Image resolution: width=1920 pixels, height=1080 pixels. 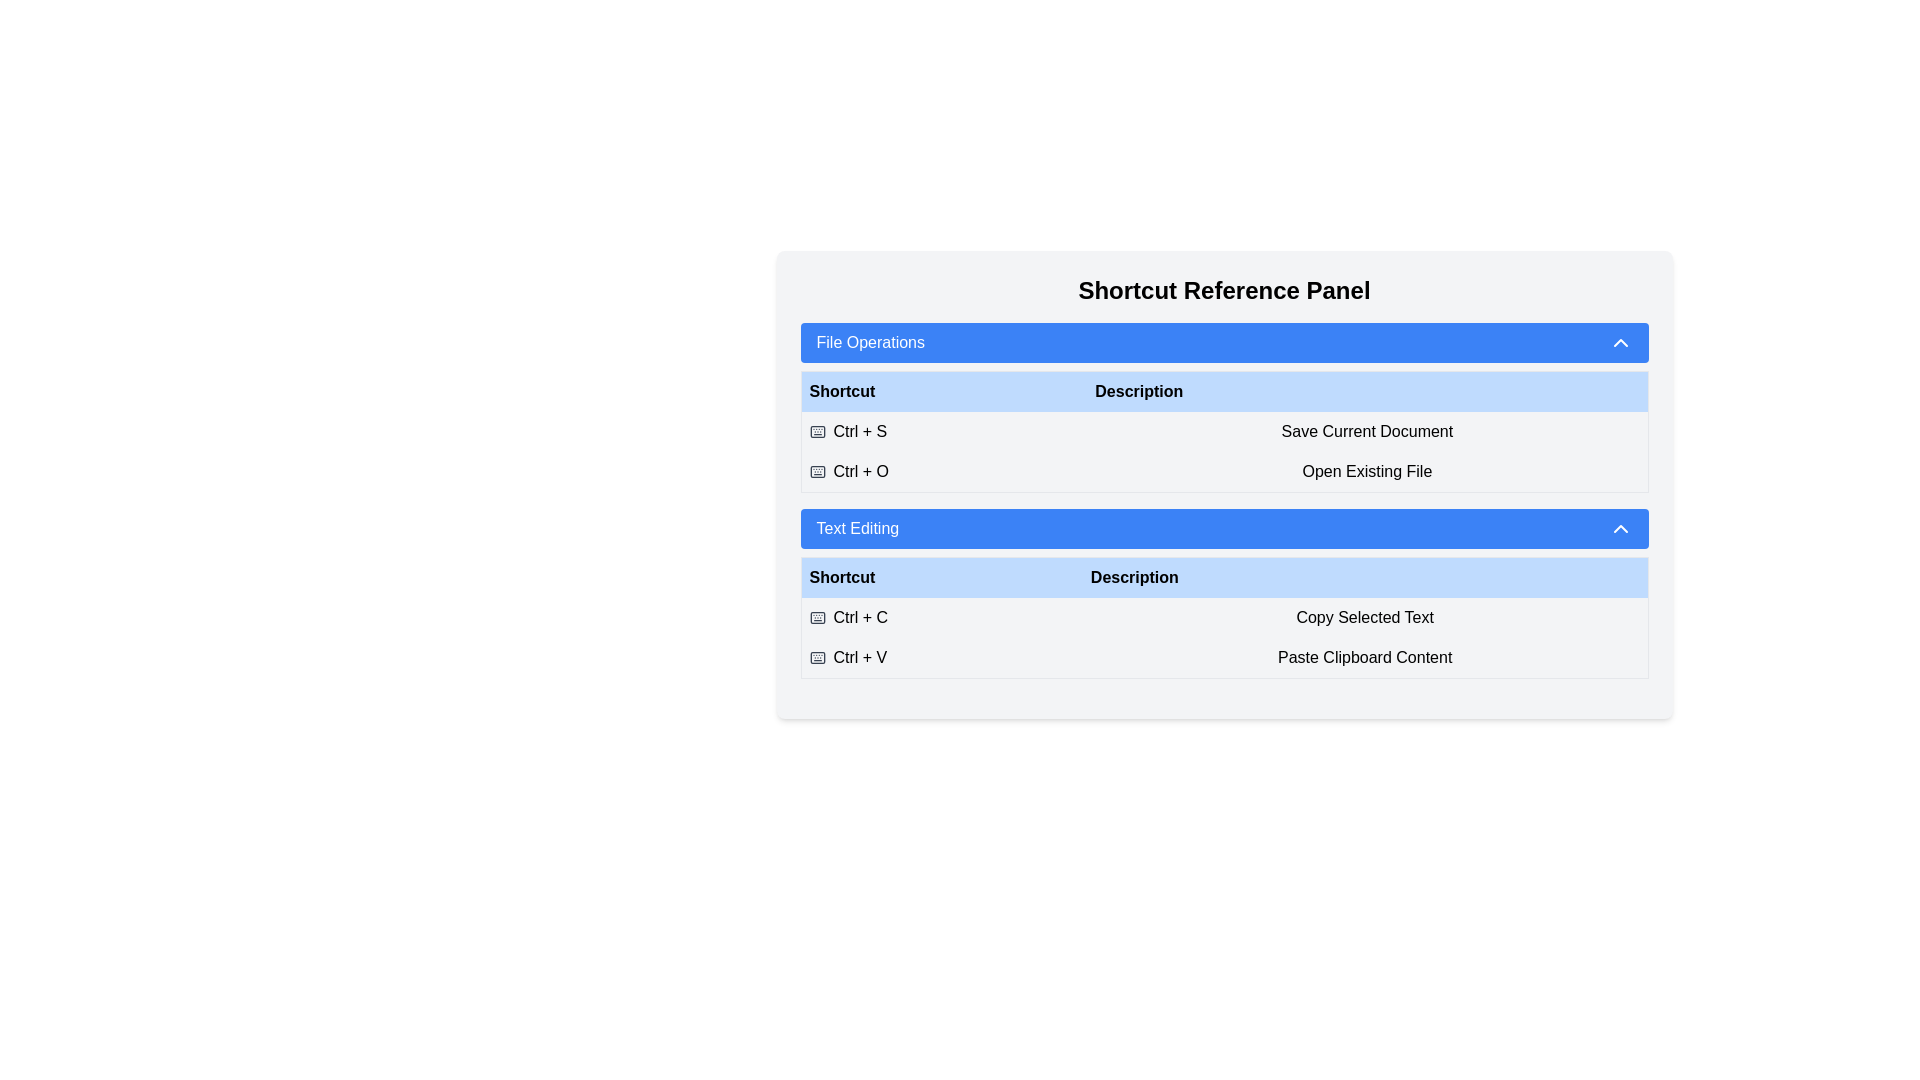 I want to click on the Informative Table Row containing the keyboard icon and the shortcut 'Ctrl + C' in the 'Text Editing' section of the shortcut reference panel, so click(x=1223, y=616).